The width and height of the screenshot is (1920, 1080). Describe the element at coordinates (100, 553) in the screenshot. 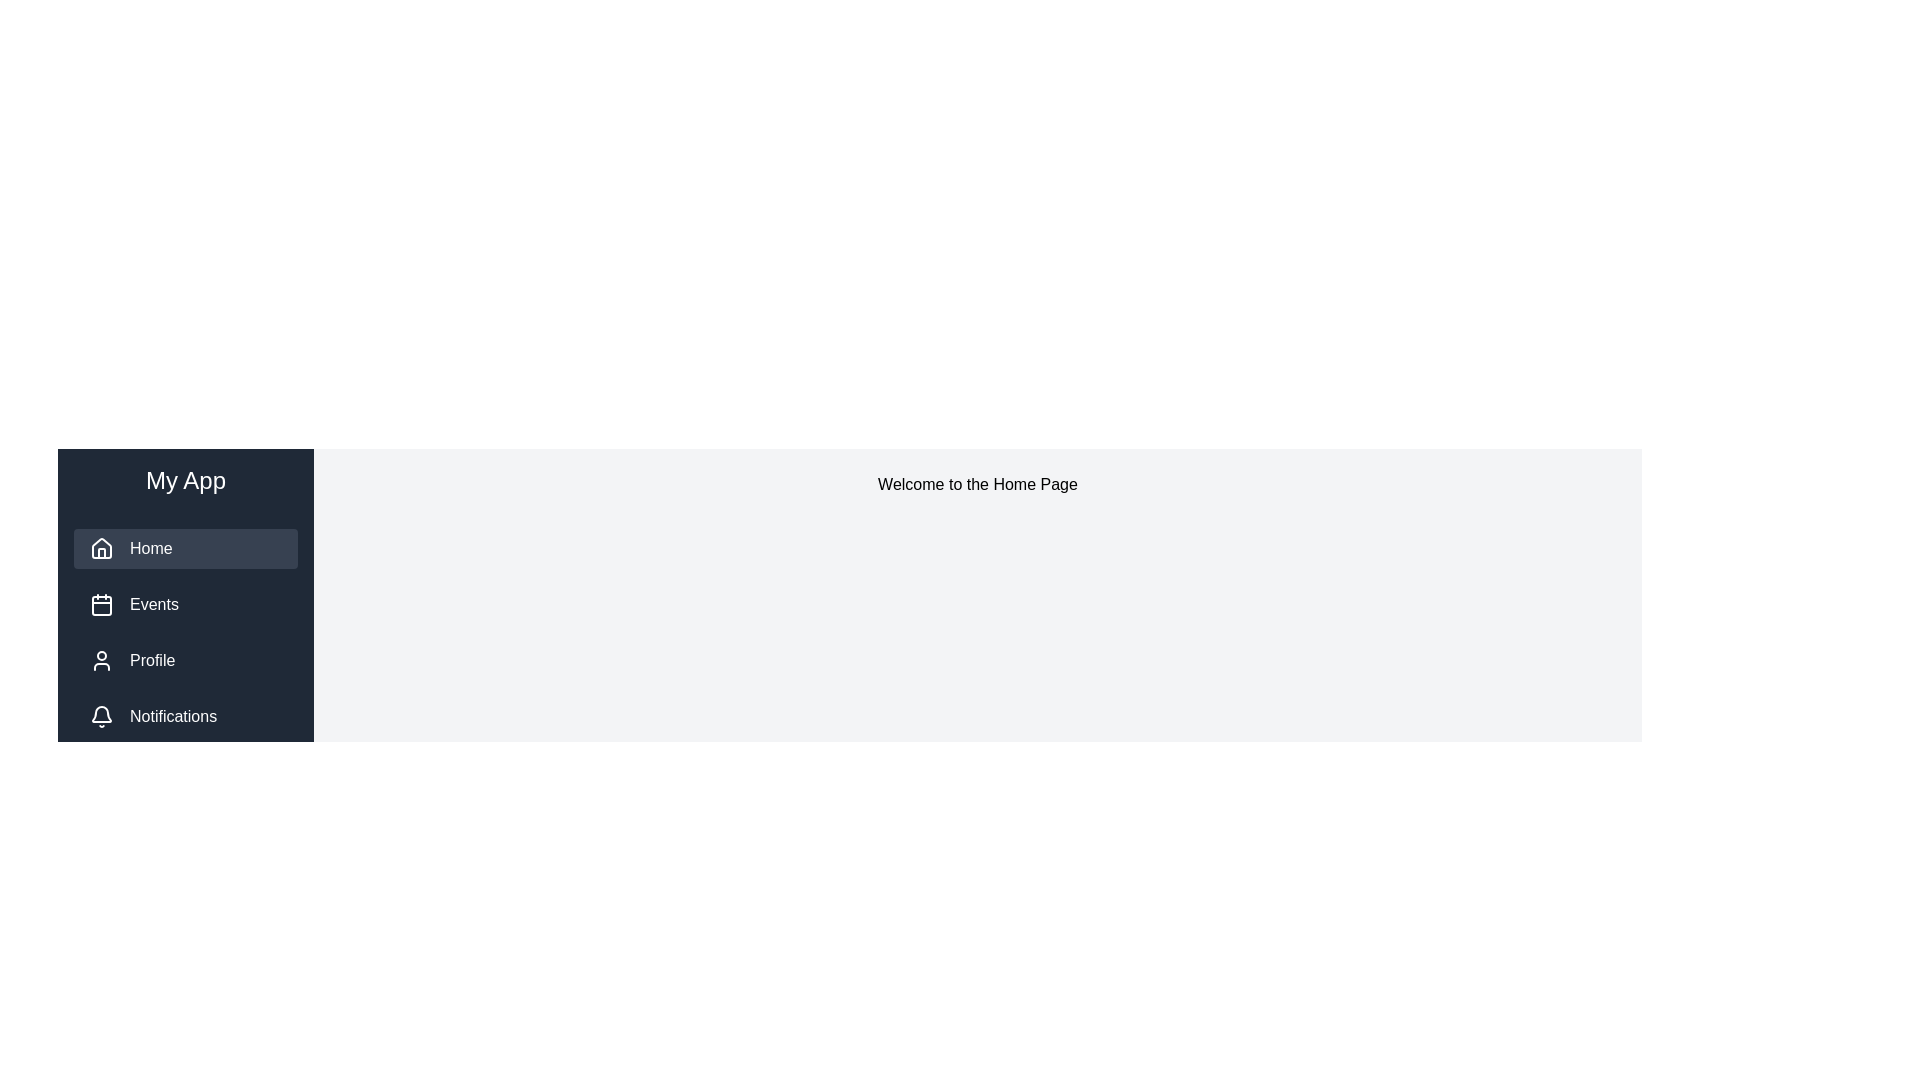

I see `the decorative vector graphic element that represents the door of the 'Home' icon in the sidebar, located centrally within the icon at the top of the navigation menu under 'My App'` at that location.